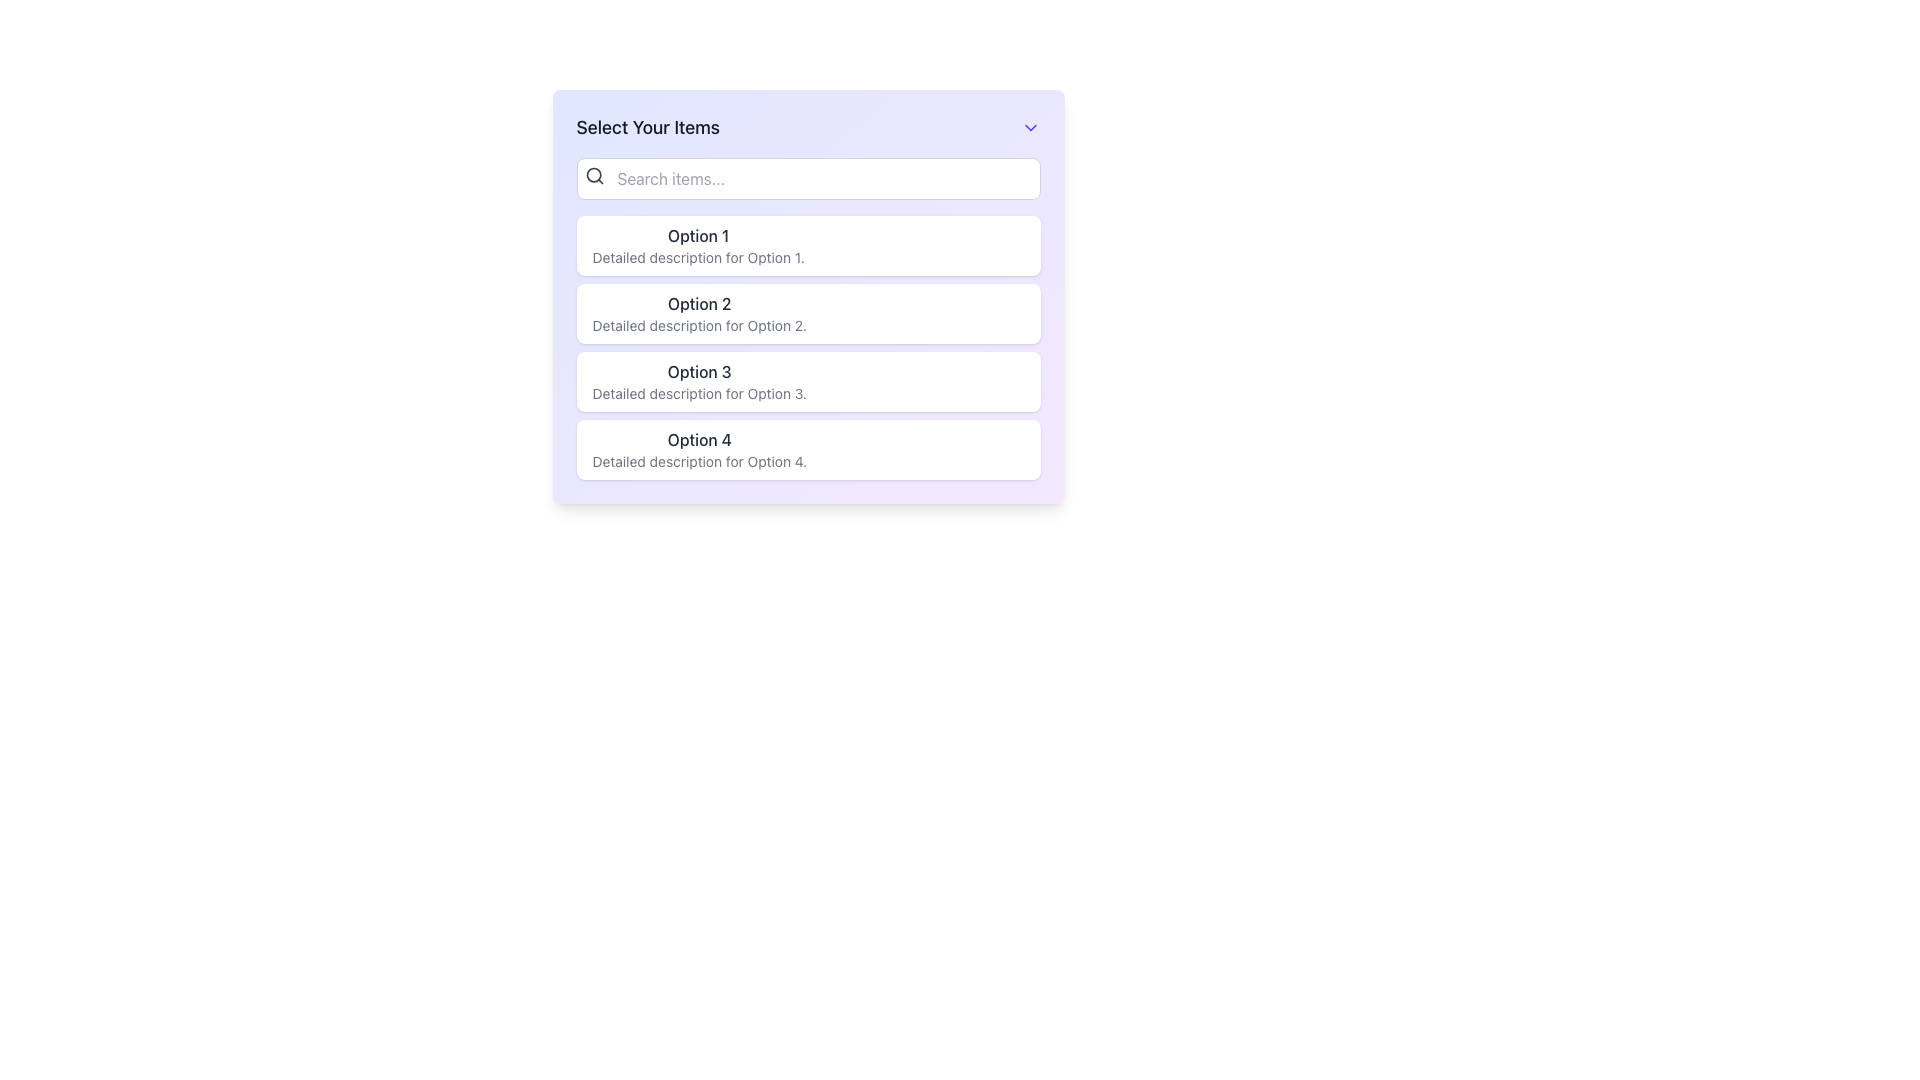 The height and width of the screenshot is (1080, 1920). I want to click on descriptive text located beneath the main label 'Option 4' in the list interface, which provides additional information about this option, so click(699, 462).